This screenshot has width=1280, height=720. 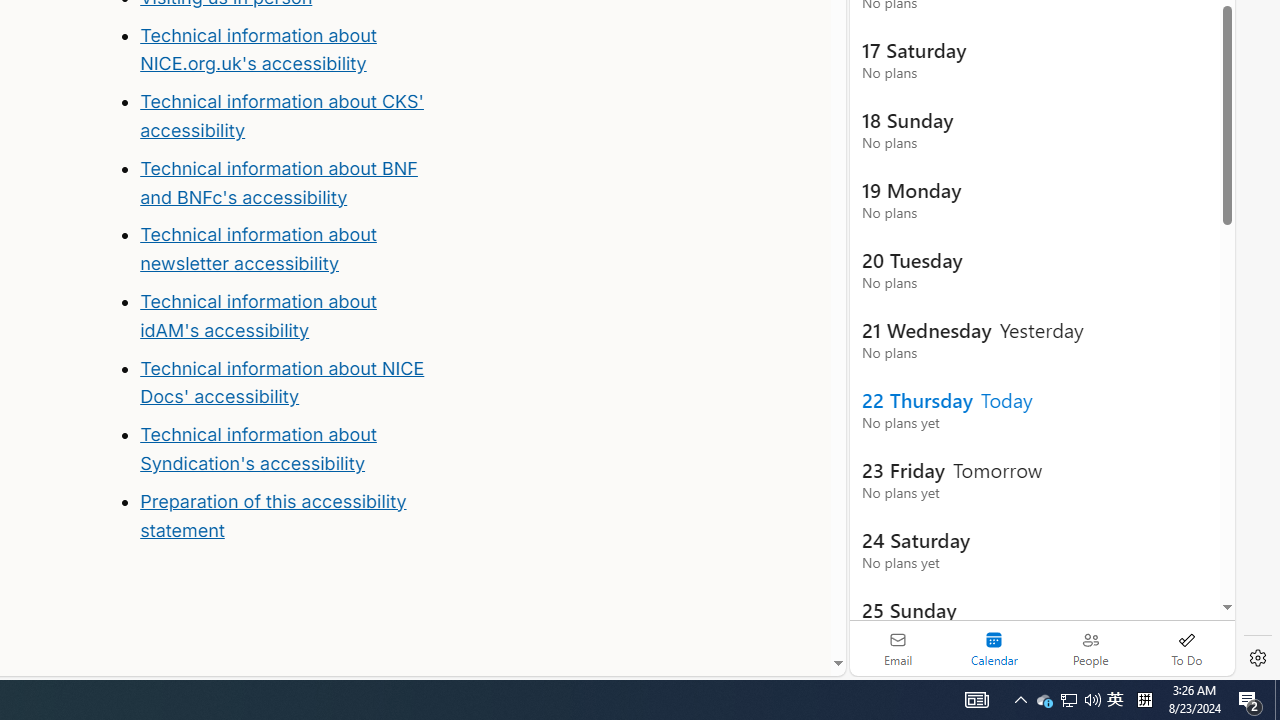 What do you see at coordinates (1186, 648) in the screenshot?
I see `'To Do'` at bounding box center [1186, 648].